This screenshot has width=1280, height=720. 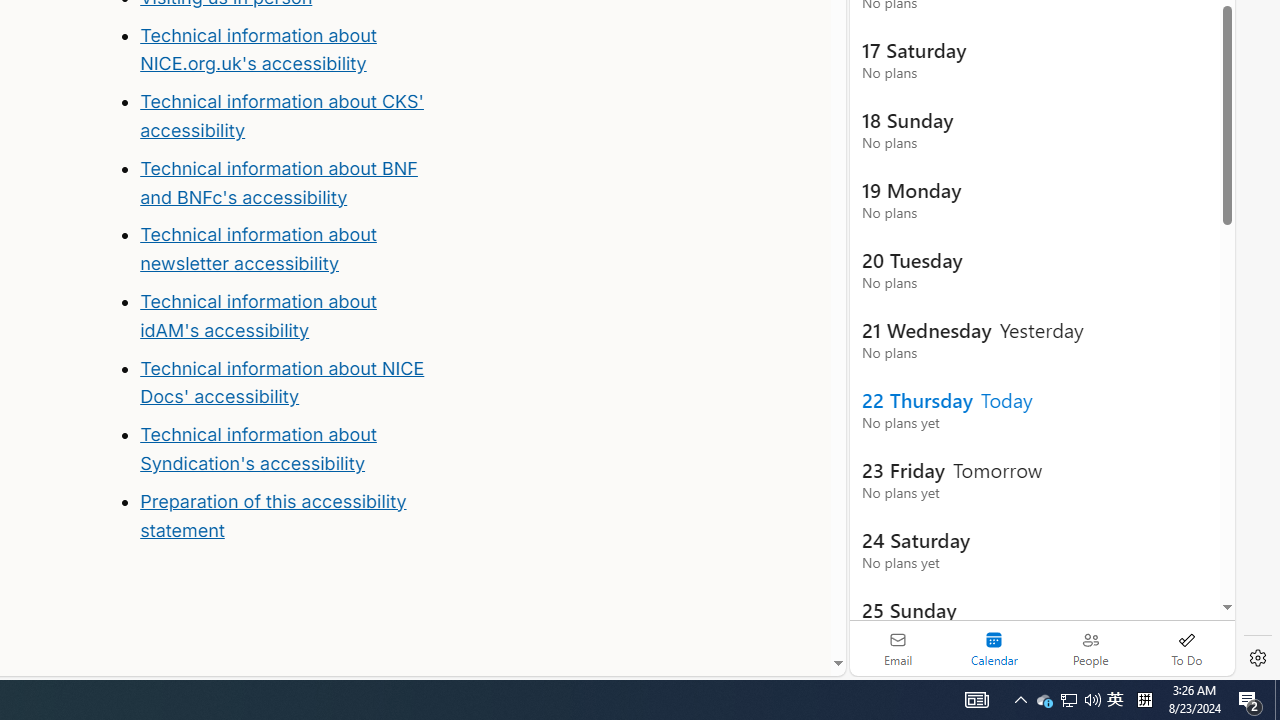 What do you see at coordinates (1186, 648) in the screenshot?
I see `'To Do'` at bounding box center [1186, 648].